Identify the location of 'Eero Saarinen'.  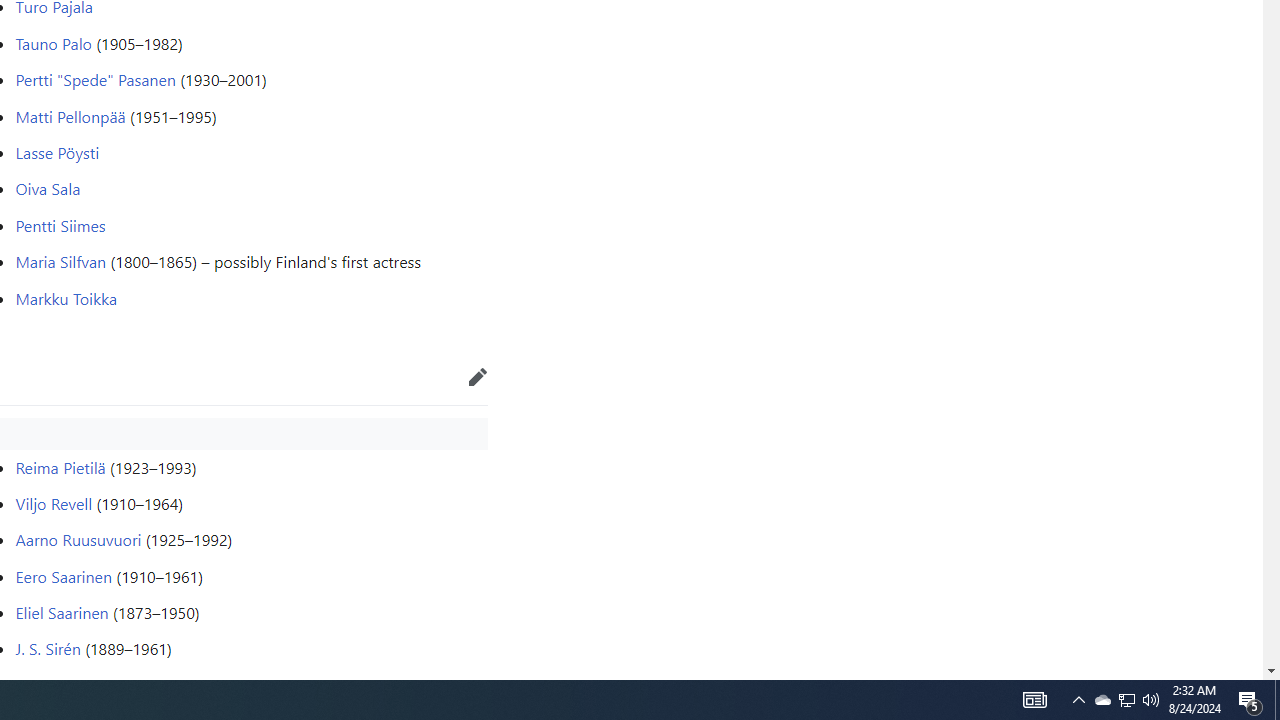
(64, 576).